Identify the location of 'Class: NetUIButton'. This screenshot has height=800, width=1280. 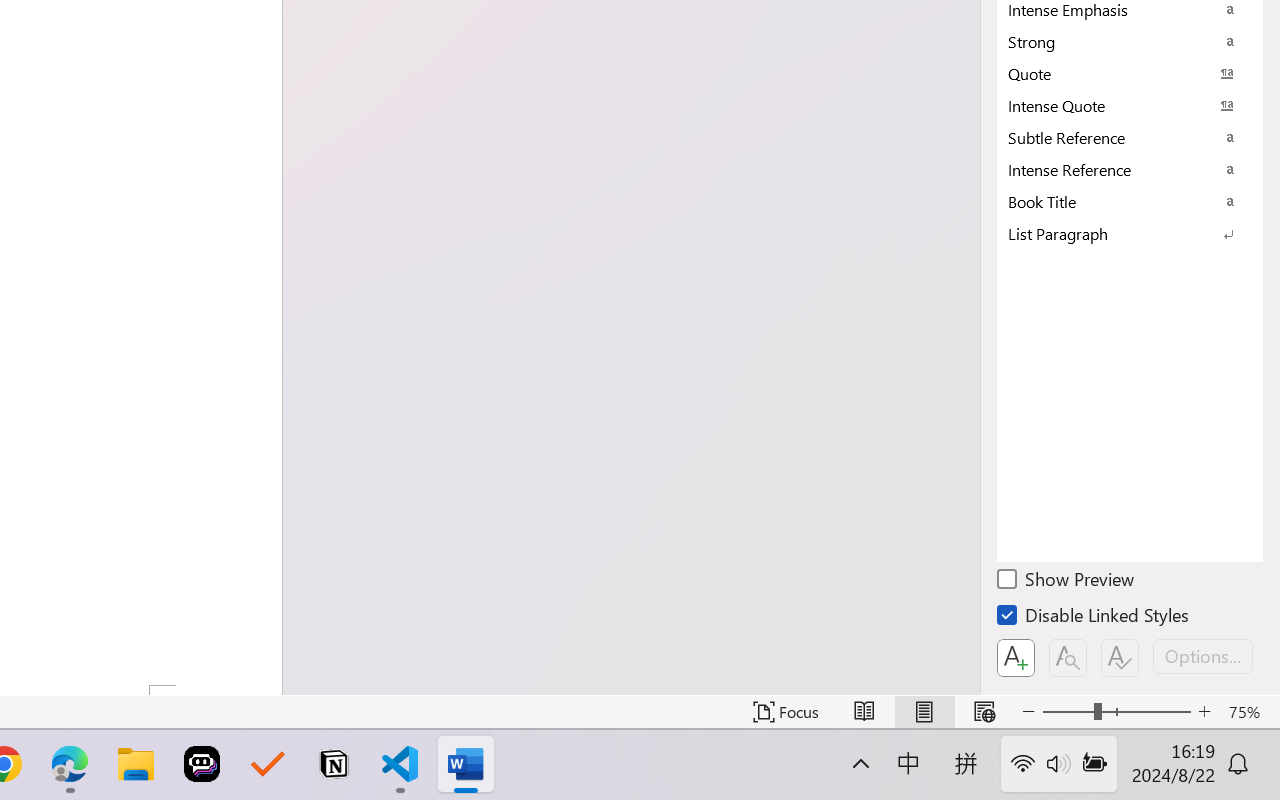
(1120, 657).